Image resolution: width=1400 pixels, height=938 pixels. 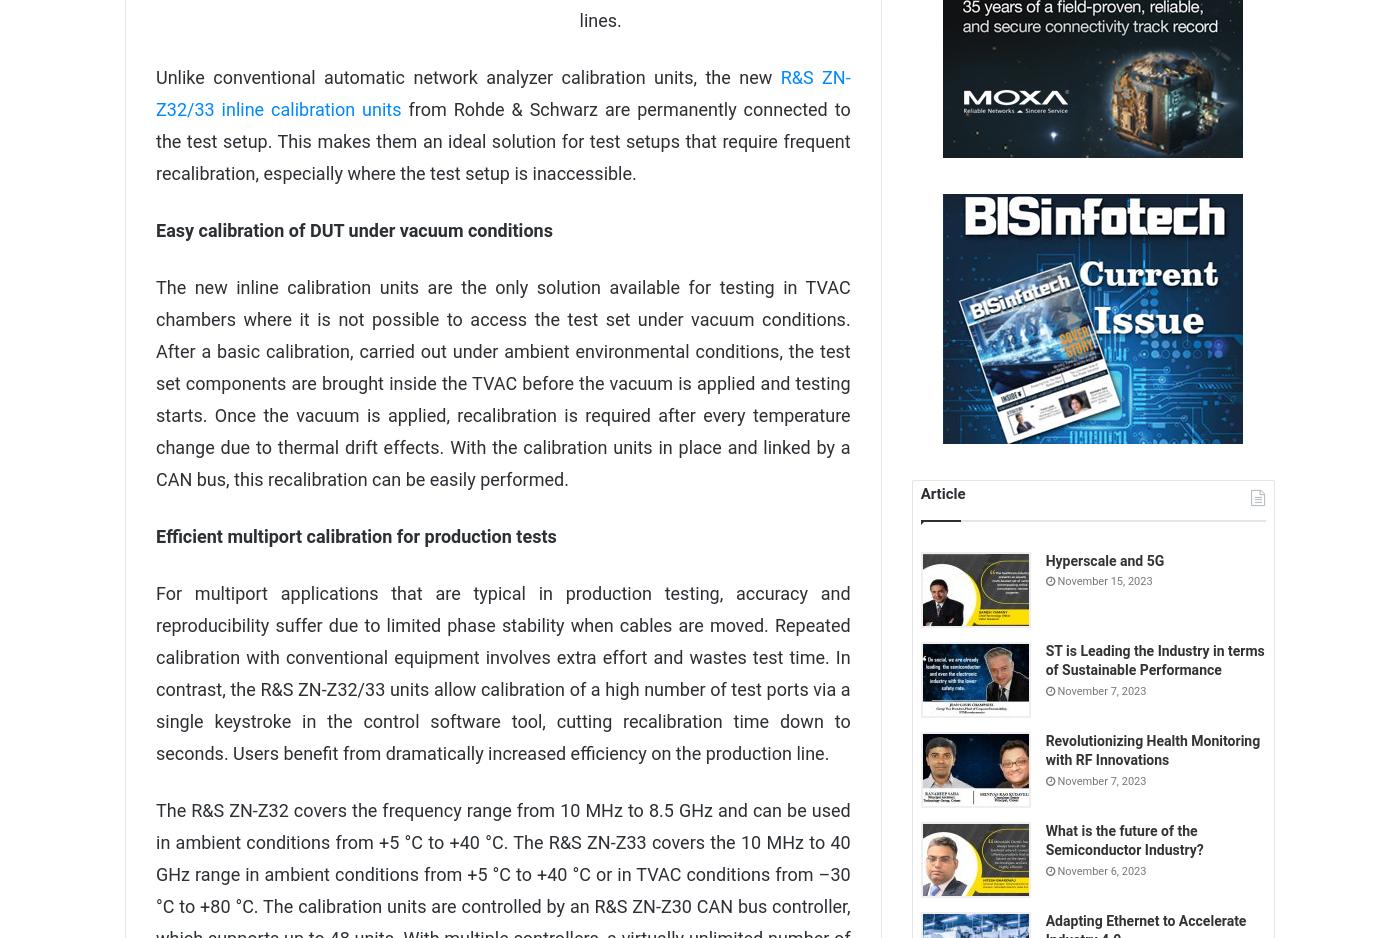 What do you see at coordinates (1104, 580) in the screenshot?
I see `'November 15, 2023'` at bounding box center [1104, 580].